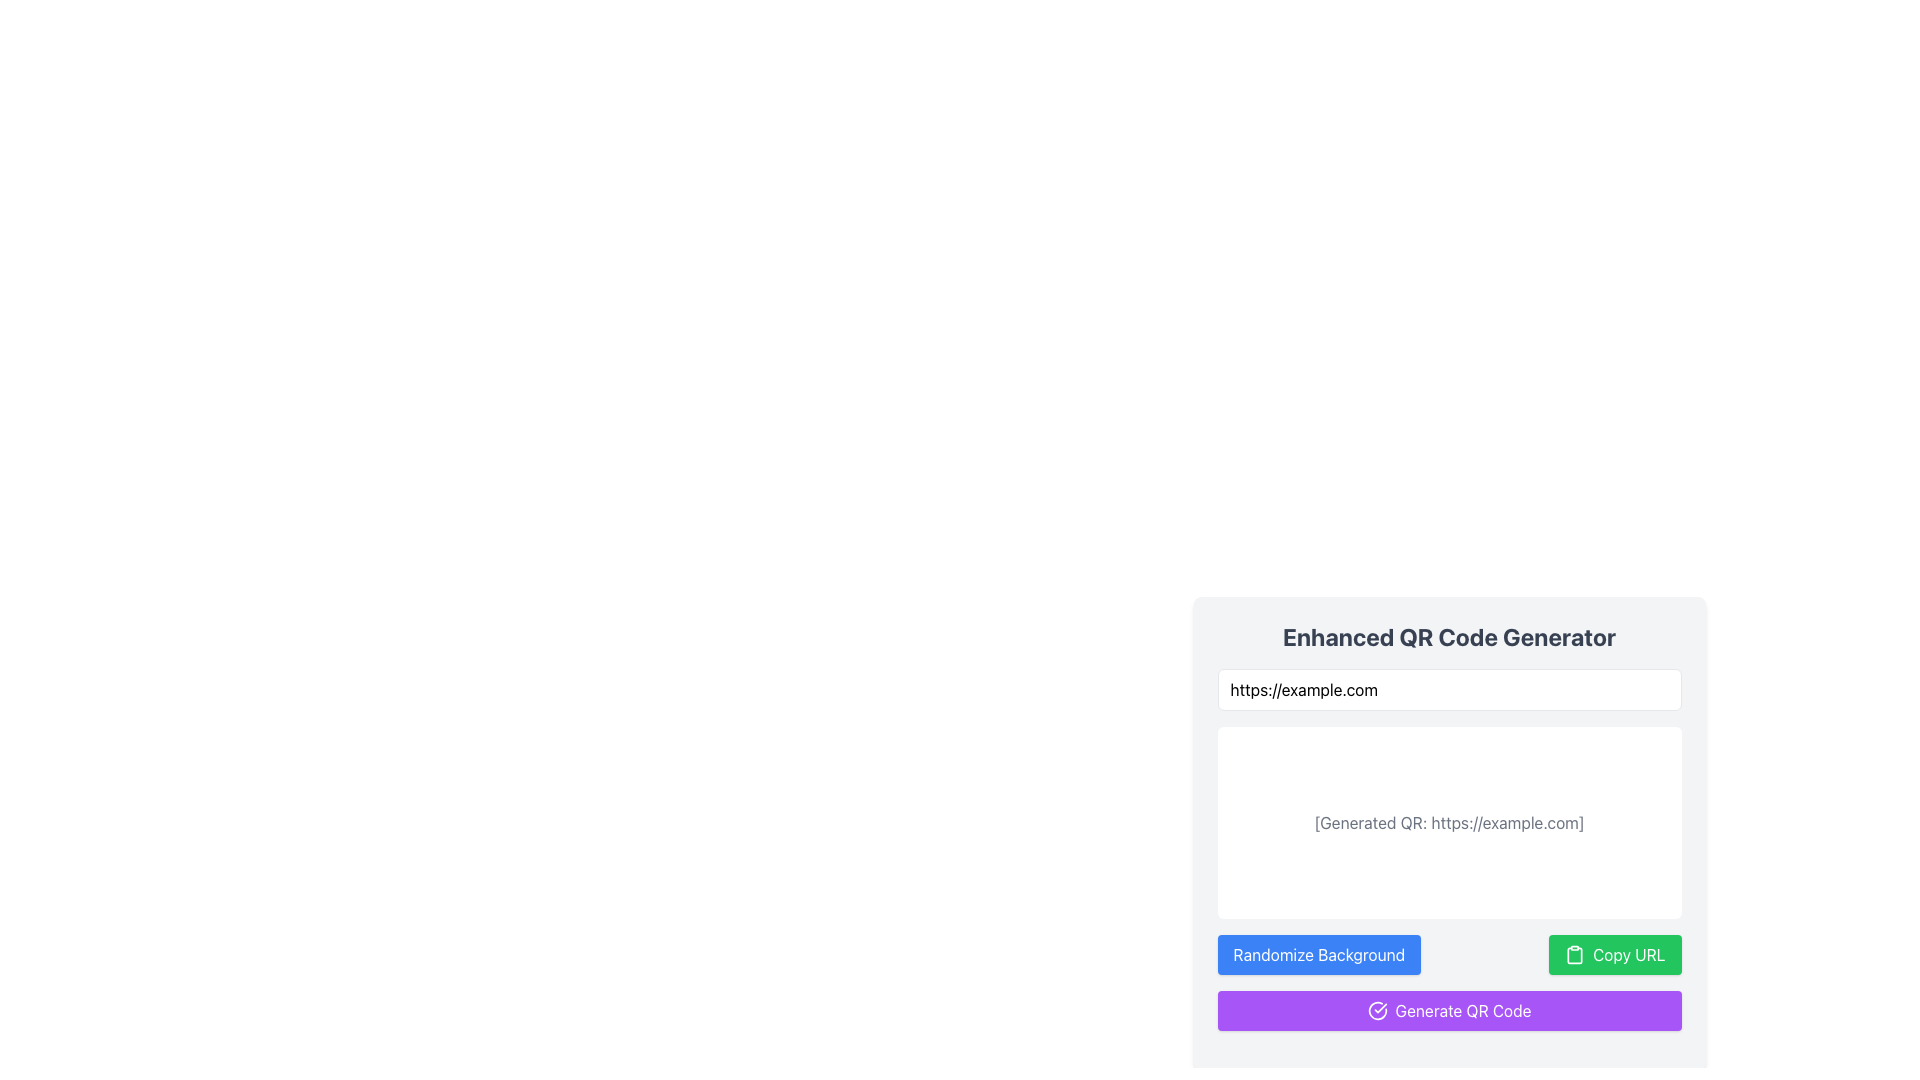 The height and width of the screenshot is (1080, 1920). I want to click on the green 'Copy URL' button with a clipboard icon to copy the URL, so click(1615, 954).